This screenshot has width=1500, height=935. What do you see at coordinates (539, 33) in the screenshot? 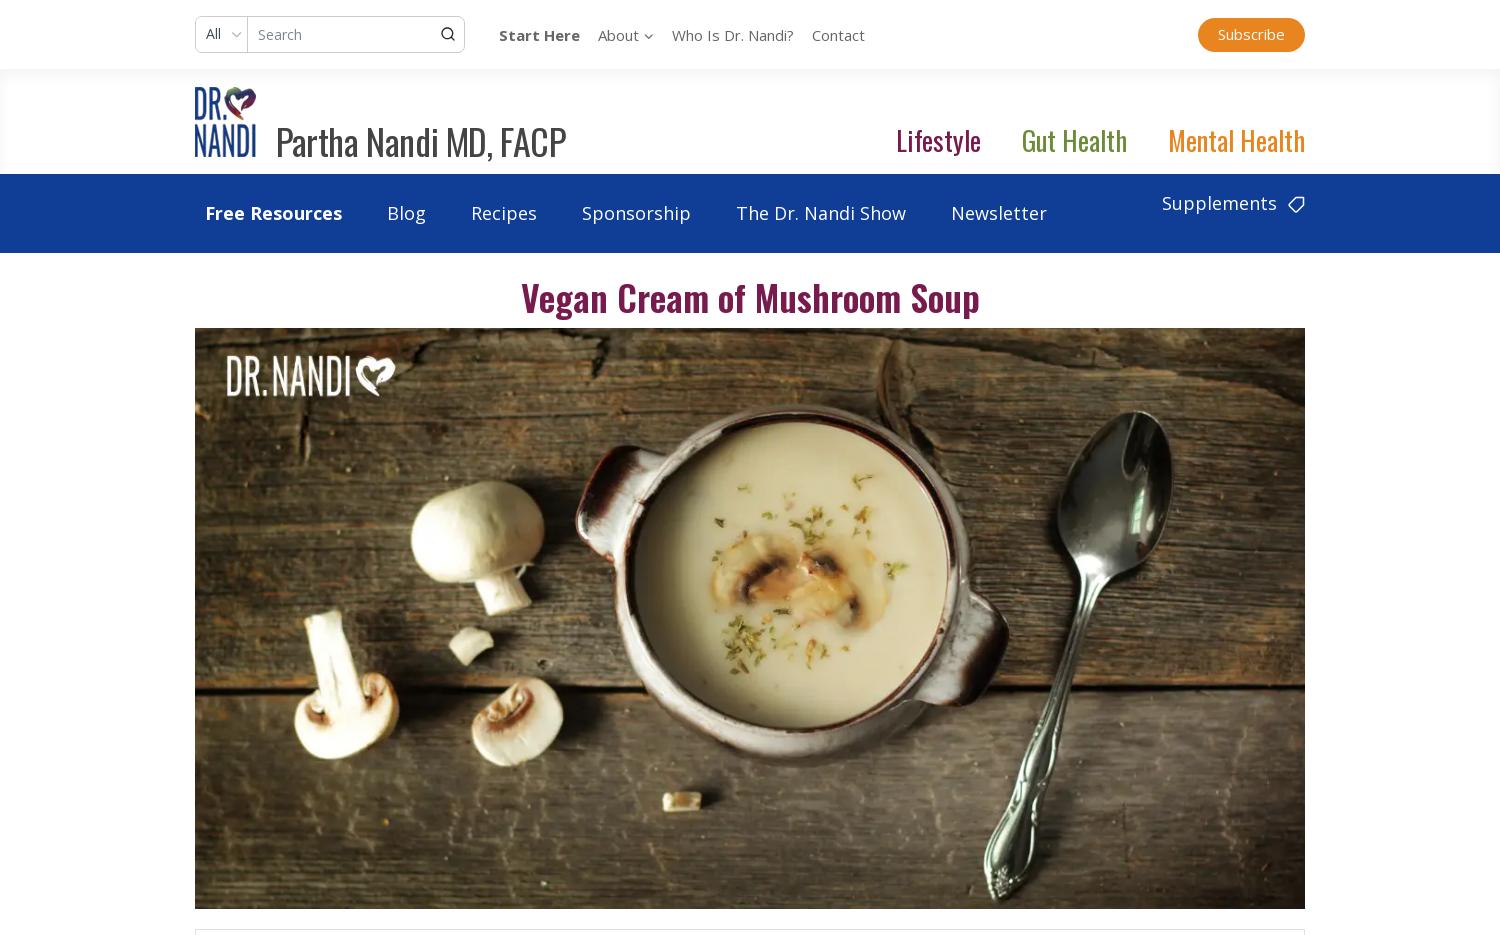
I see `'Start Here'` at bounding box center [539, 33].